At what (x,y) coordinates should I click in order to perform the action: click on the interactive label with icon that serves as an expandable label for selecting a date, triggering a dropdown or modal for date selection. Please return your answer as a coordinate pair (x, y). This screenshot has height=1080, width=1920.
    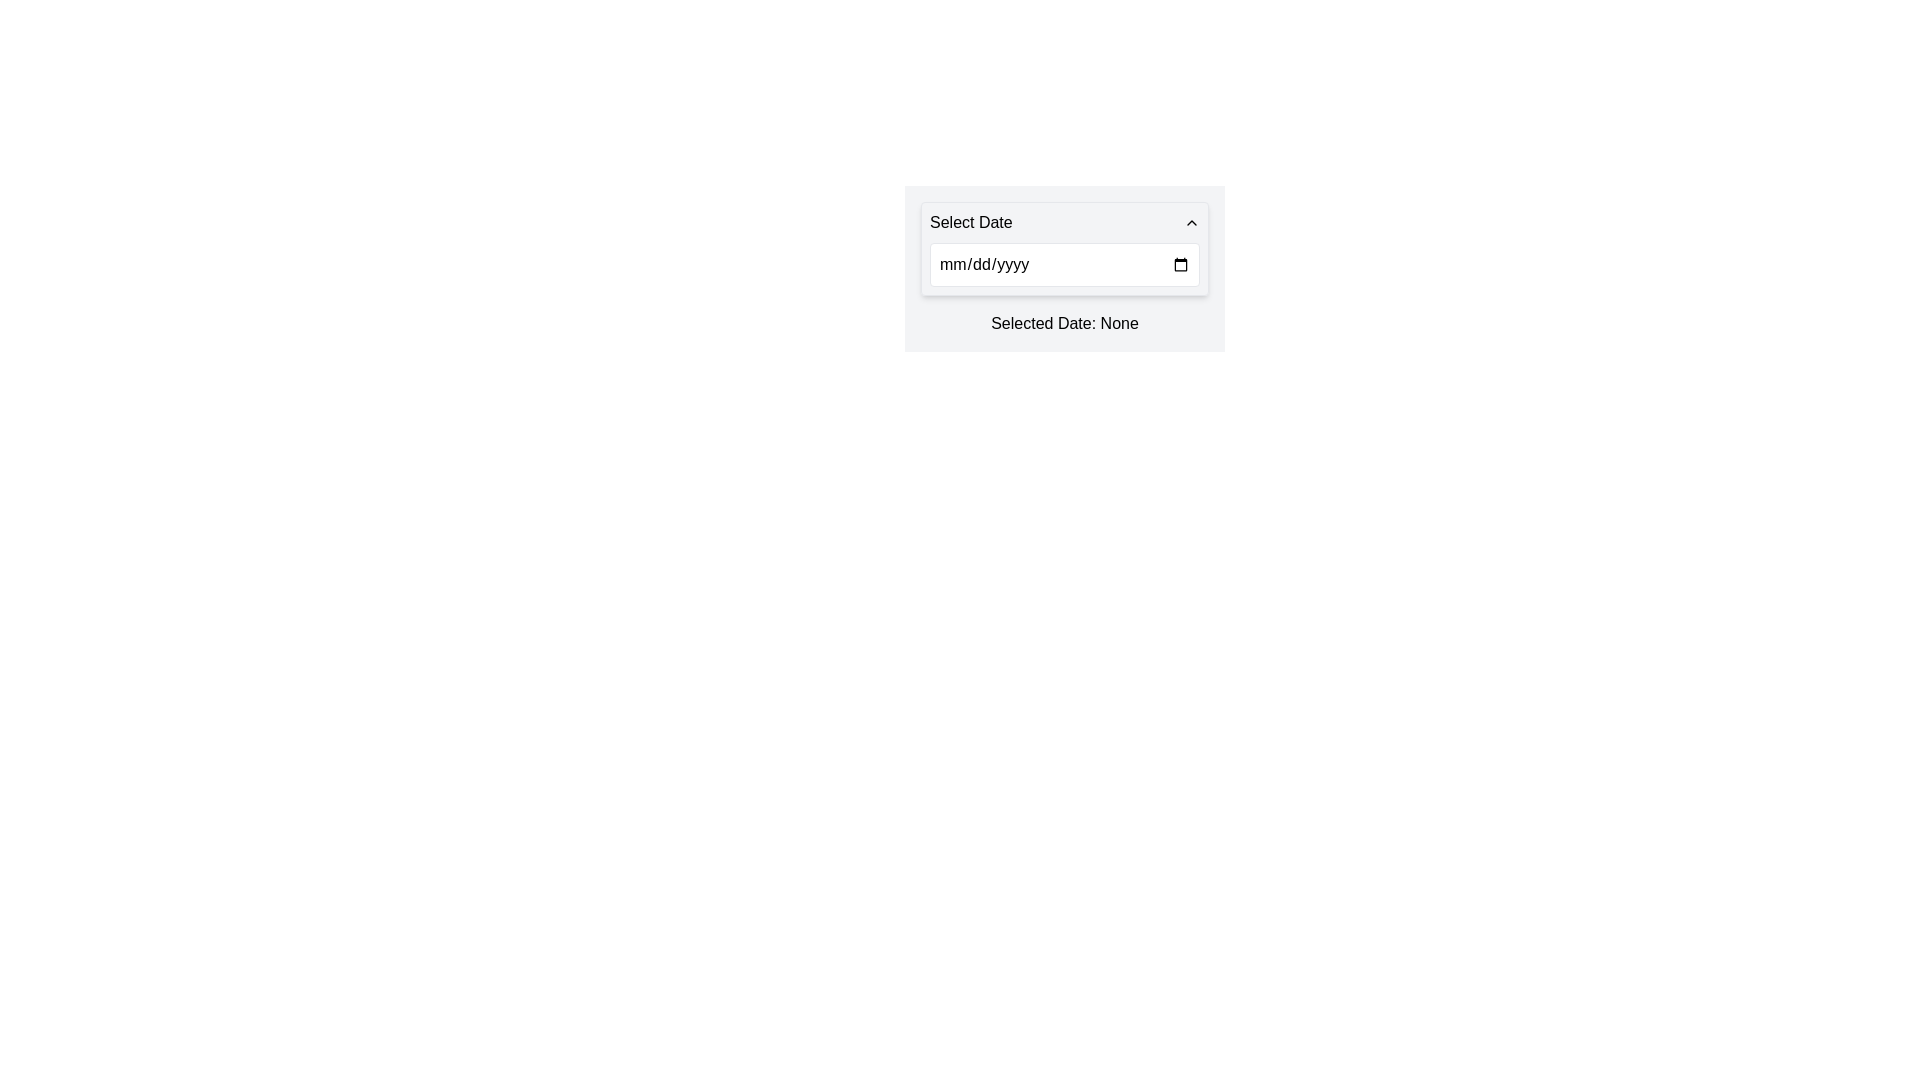
    Looking at the image, I should click on (1064, 223).